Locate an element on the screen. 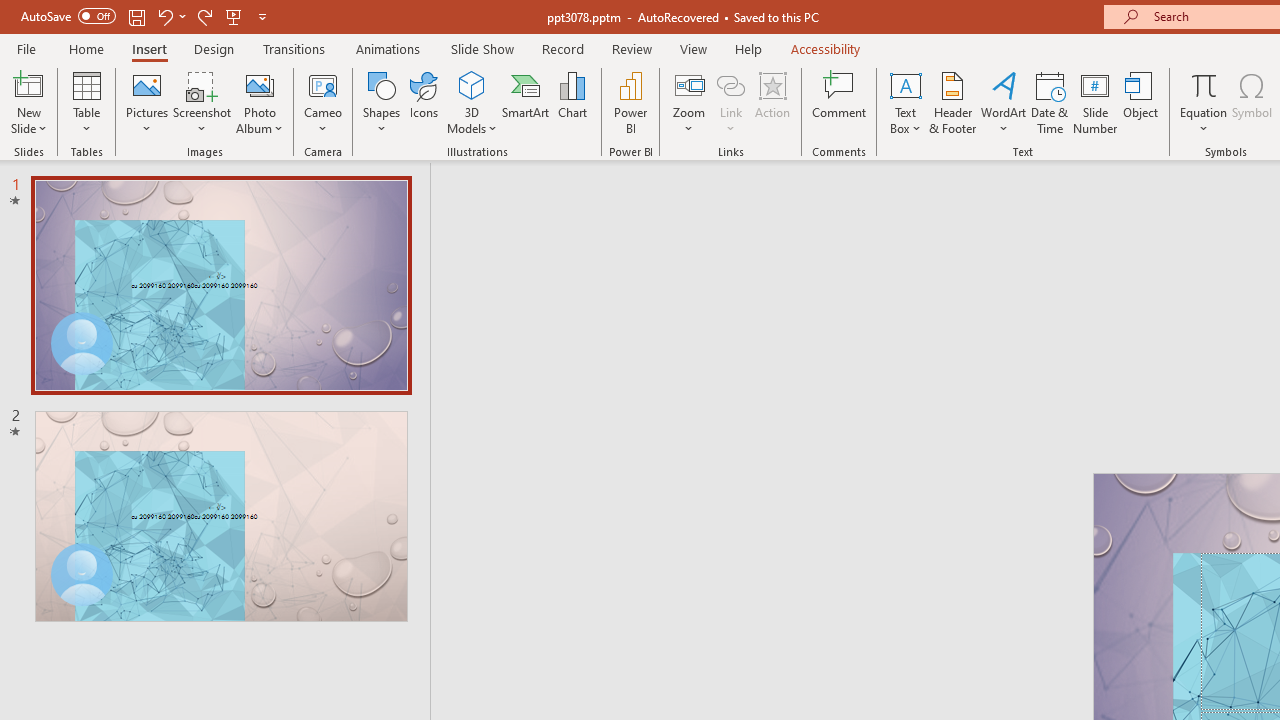  'Equation' is located at coordinates (1202, 103).